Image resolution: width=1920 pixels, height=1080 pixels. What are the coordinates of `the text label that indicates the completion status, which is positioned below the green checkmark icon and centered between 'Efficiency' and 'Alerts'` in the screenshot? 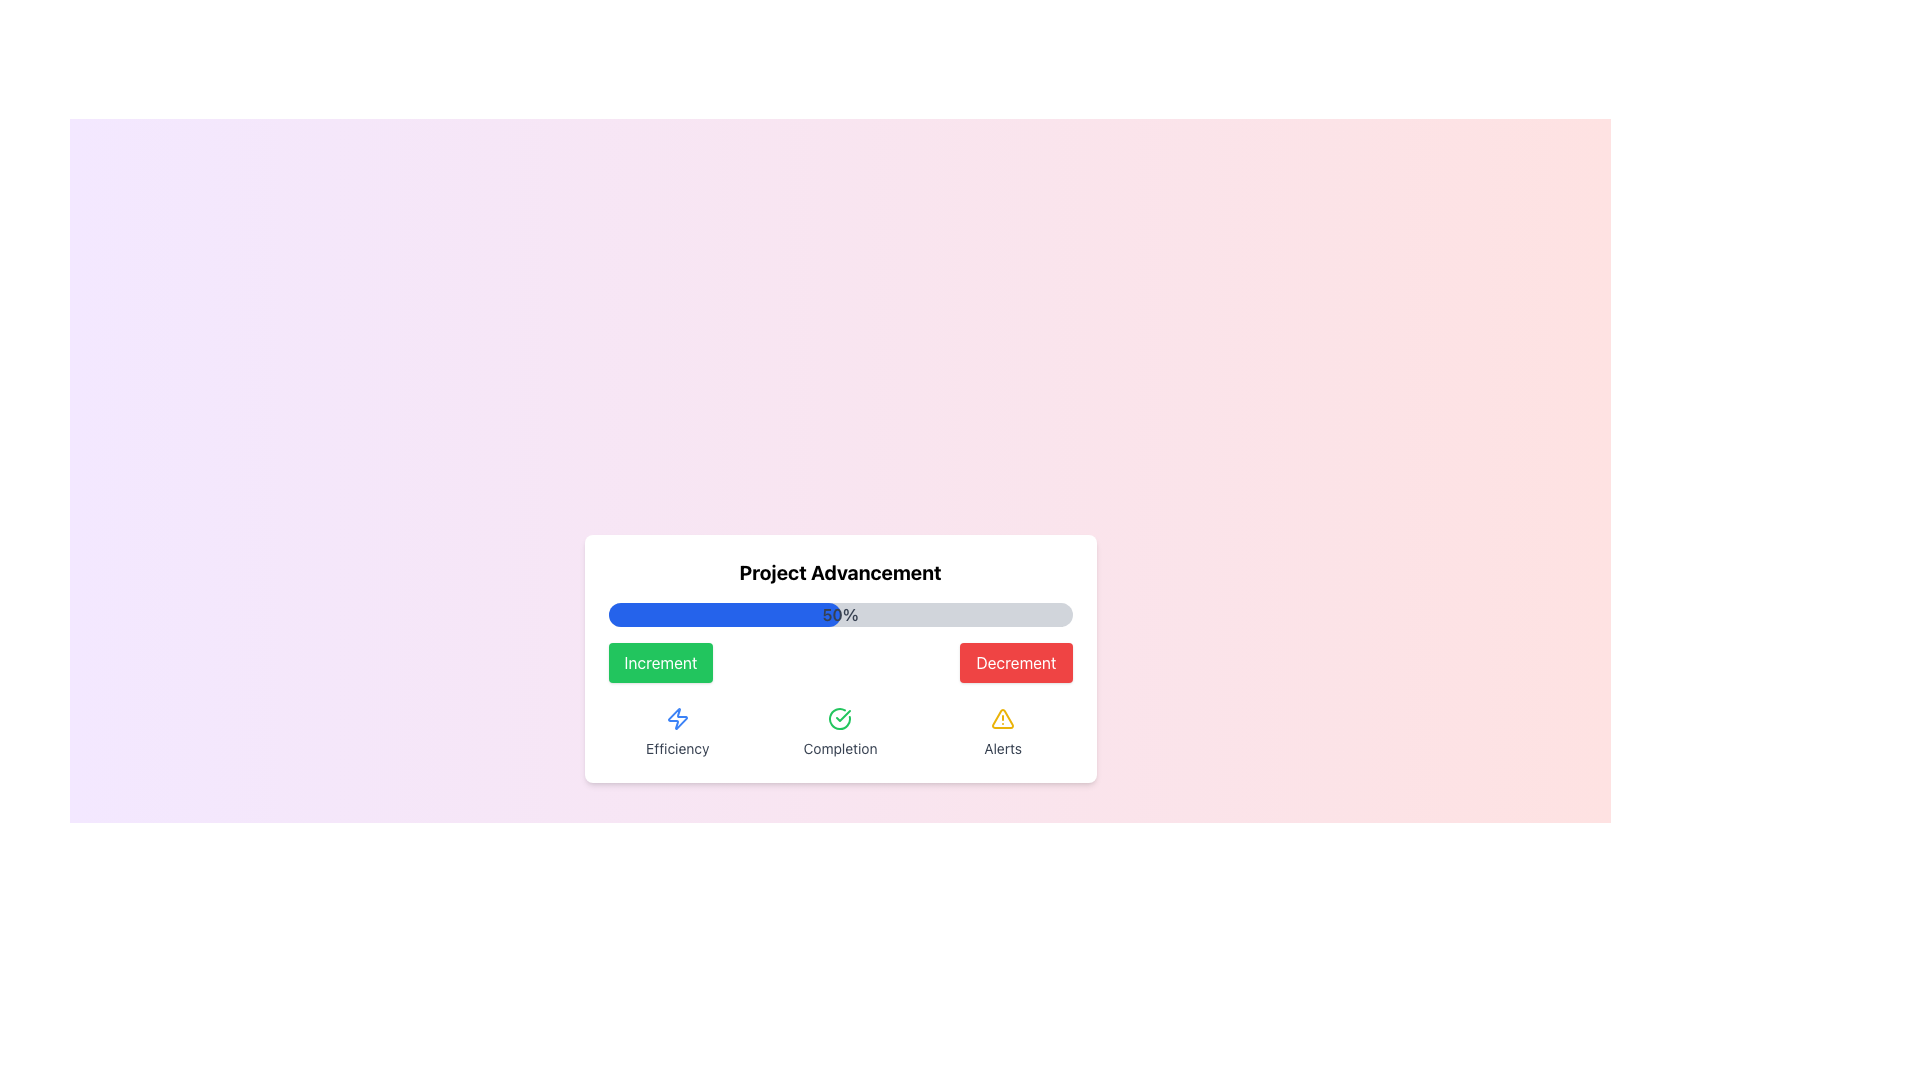 It's located at (840, 748).